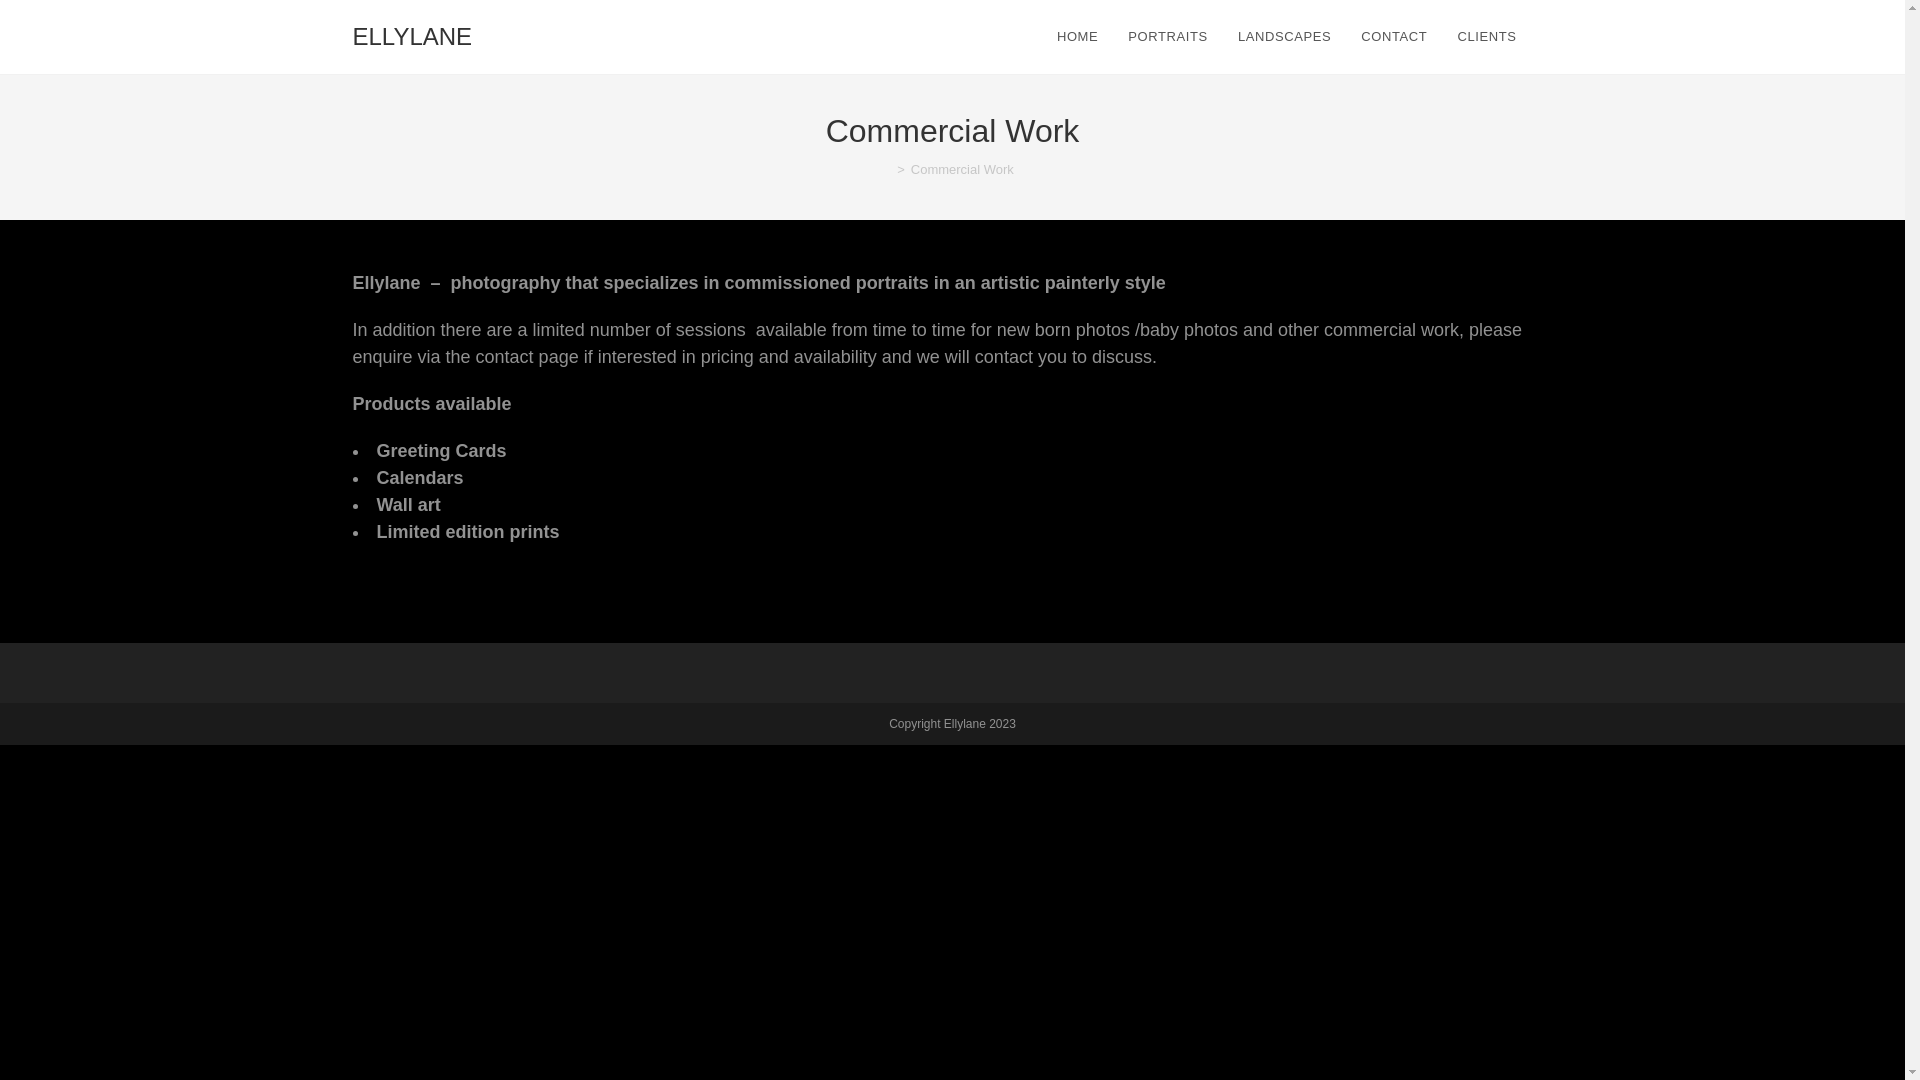 The image size is (1920, 1080). Describe the element at coordinates (1345, 37) in the screenshot. I see `'CONTACT'` at that location.